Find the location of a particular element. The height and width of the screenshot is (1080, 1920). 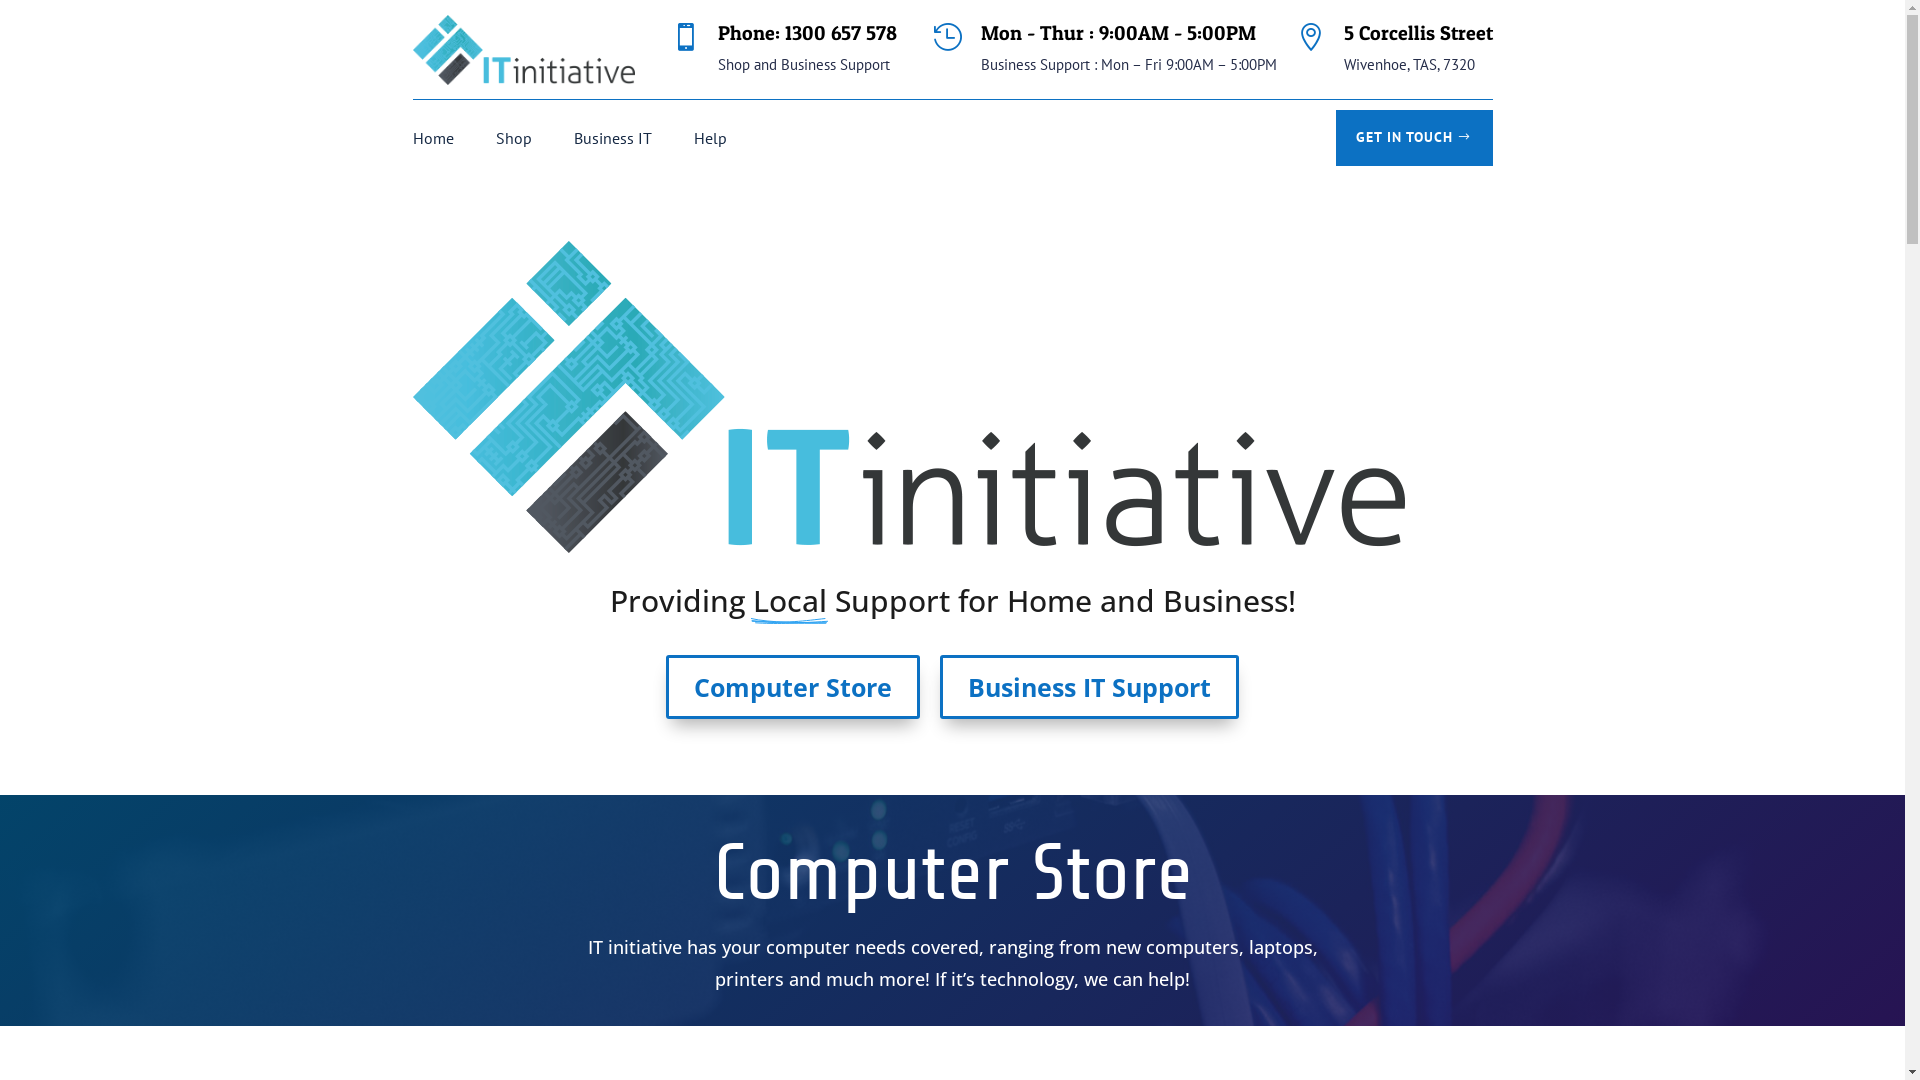

'Shop' is located at coordinates (513, 141).